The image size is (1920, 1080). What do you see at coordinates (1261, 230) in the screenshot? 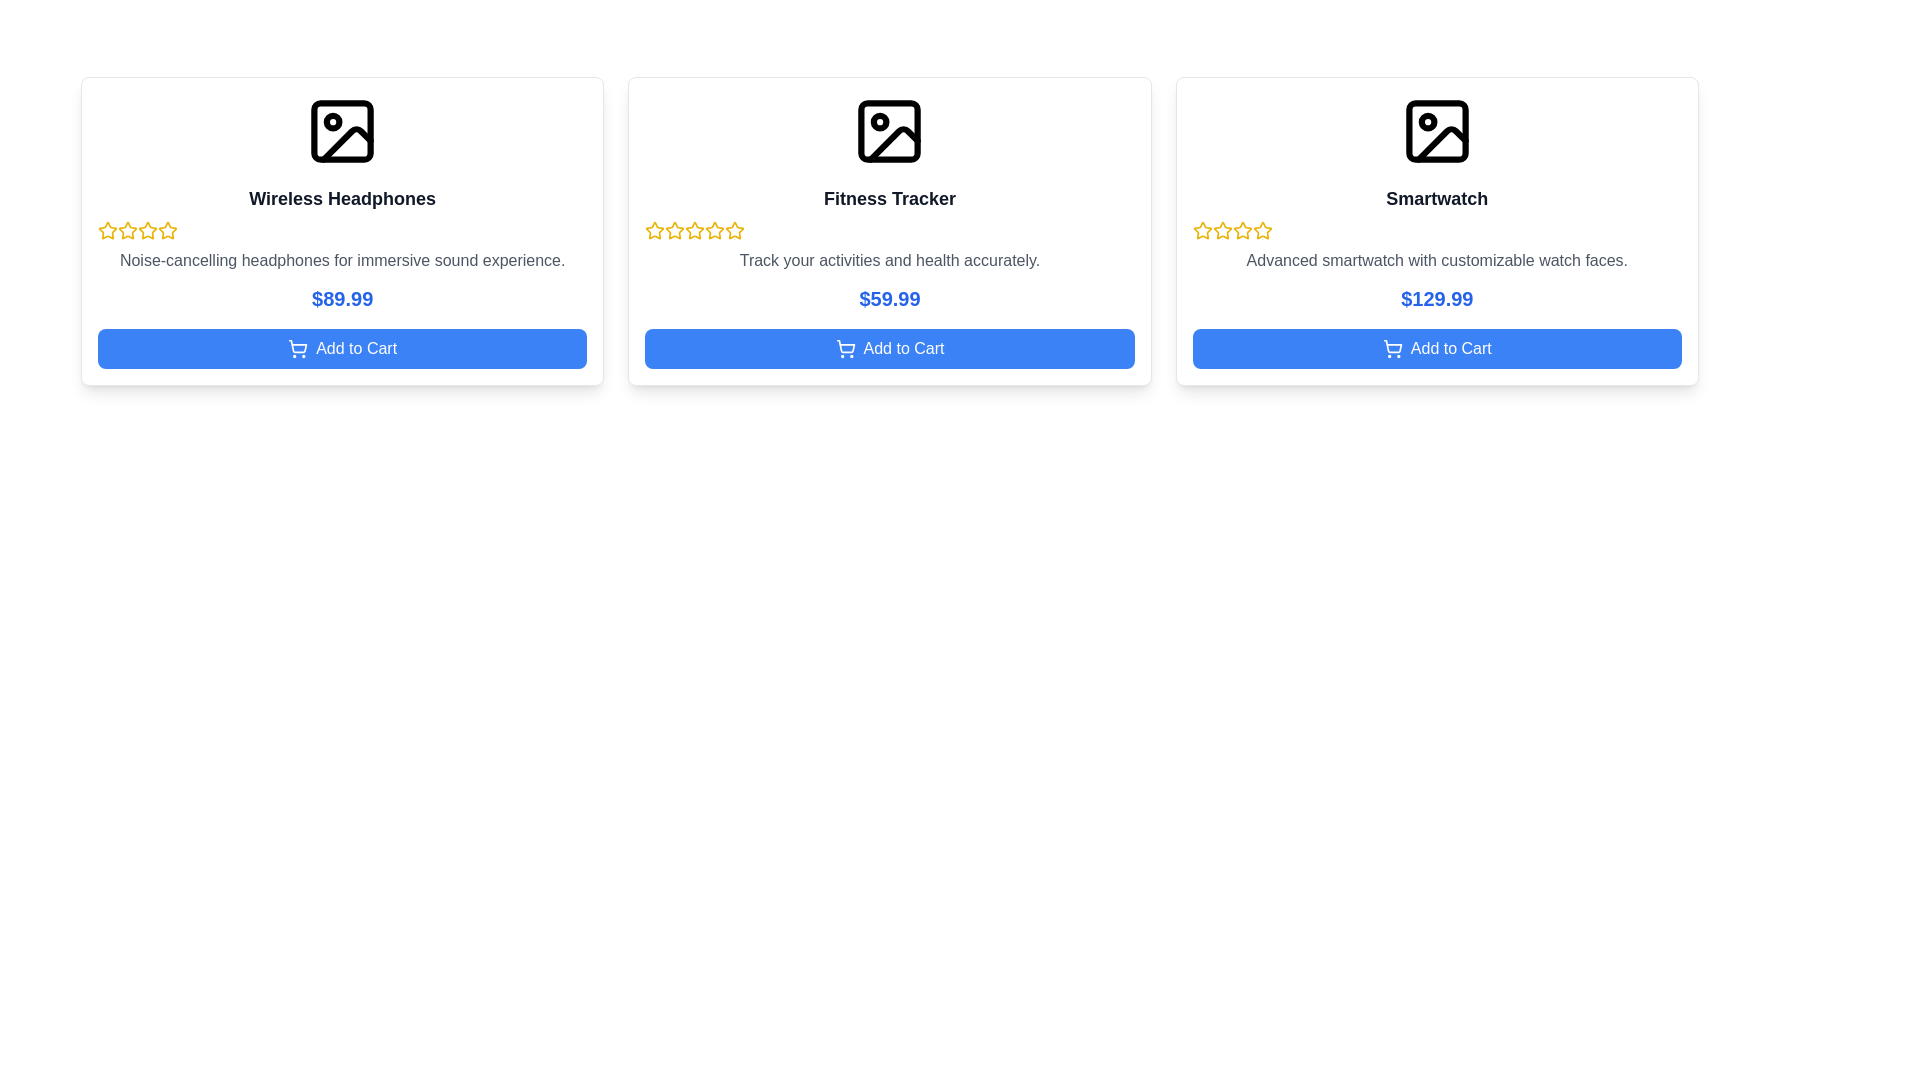
I see `the fifth star icon in the star rating component of the 'Smartwatch' card` at bounding box center [1261, 230].